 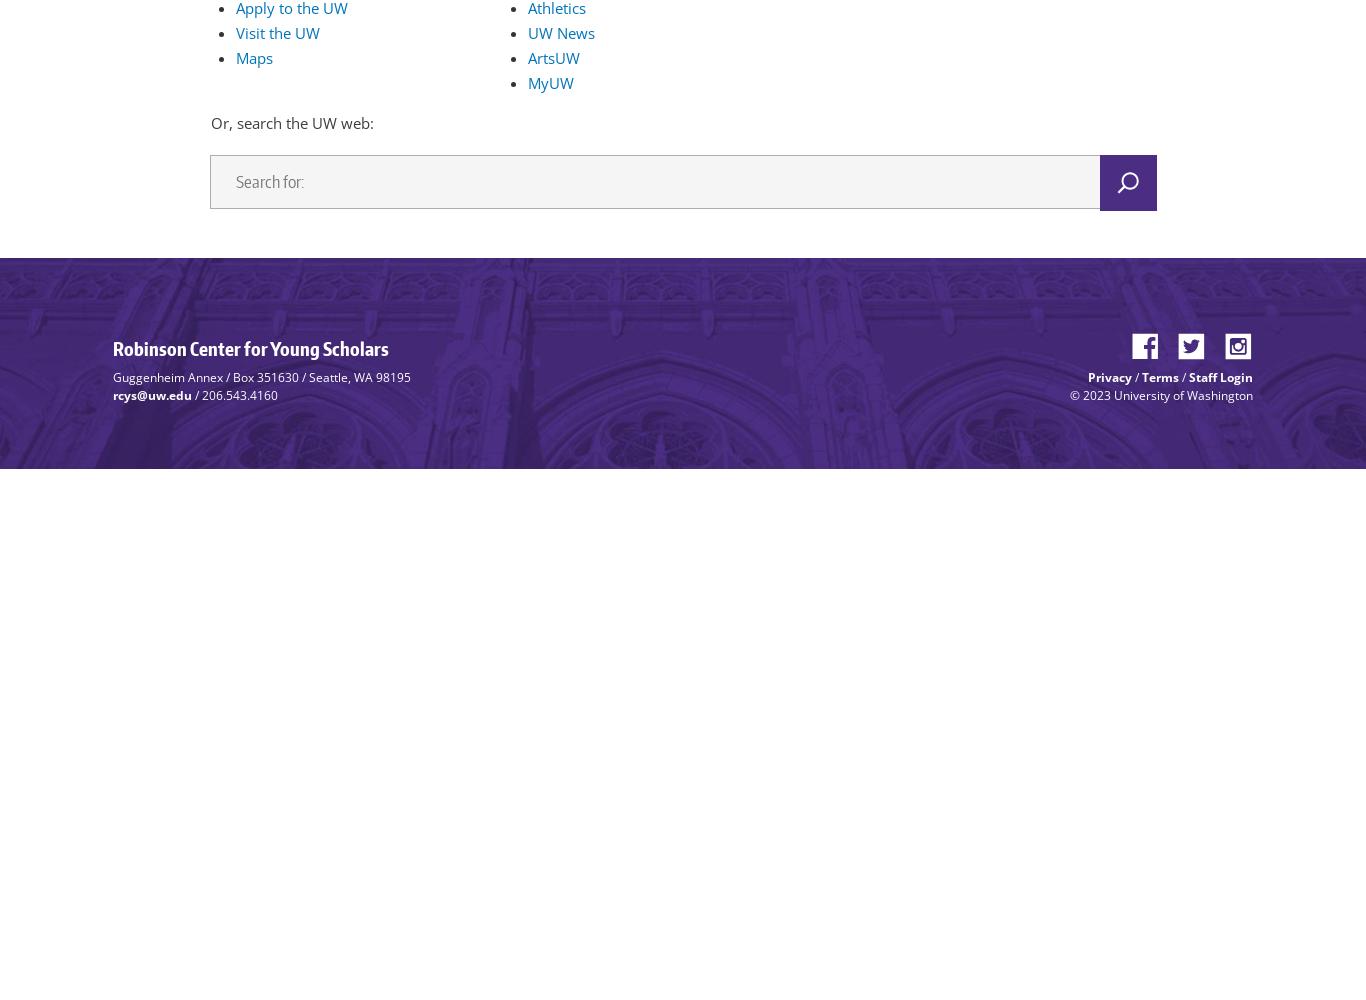 I want to click on 'Terms', so click(x=1160, y=376).